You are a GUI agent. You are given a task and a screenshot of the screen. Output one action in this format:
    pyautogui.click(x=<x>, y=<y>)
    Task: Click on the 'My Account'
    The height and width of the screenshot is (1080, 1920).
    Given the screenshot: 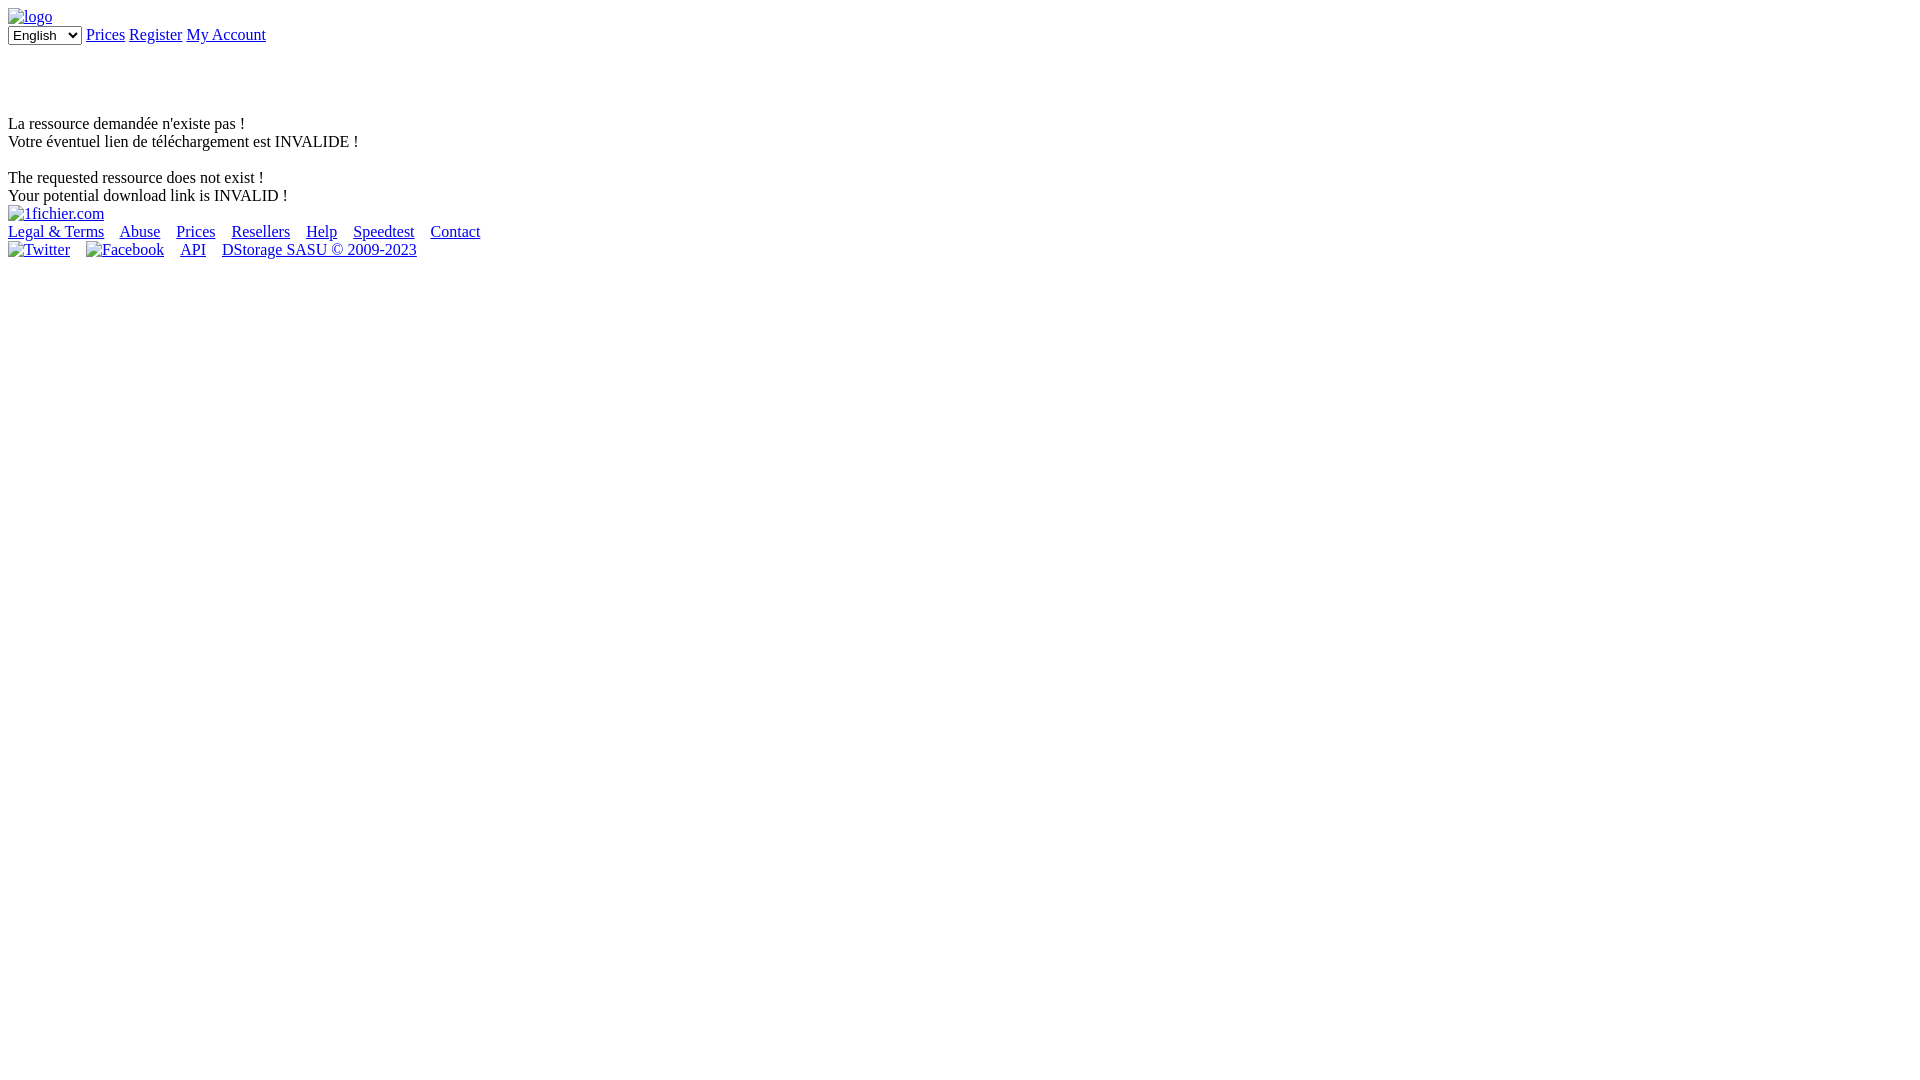 What is the action you would take?
    pyautogui.click(x=225, y=34)
    